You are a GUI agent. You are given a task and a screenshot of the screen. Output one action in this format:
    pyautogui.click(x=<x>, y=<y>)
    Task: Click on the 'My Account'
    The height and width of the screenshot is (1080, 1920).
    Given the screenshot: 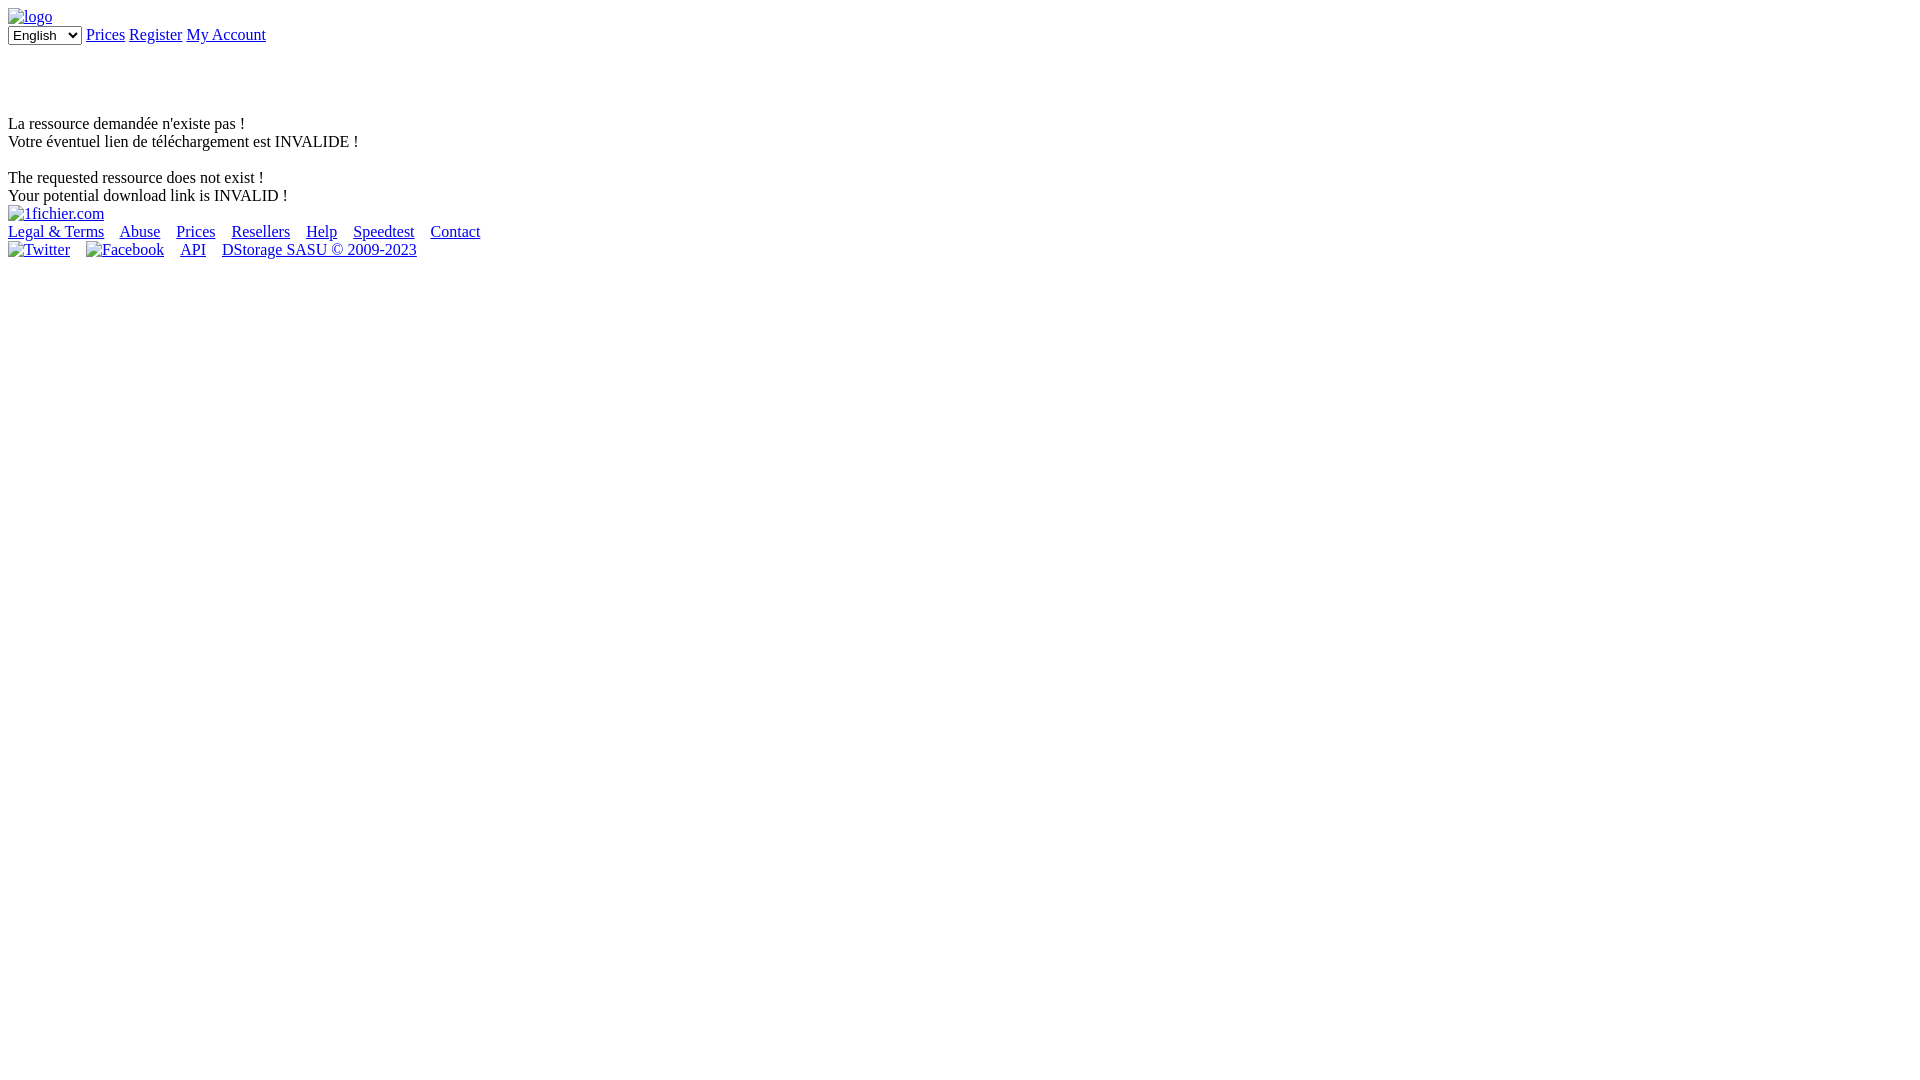 What is the action you would take?
    pyautogui.click(x=225, y=34)
    